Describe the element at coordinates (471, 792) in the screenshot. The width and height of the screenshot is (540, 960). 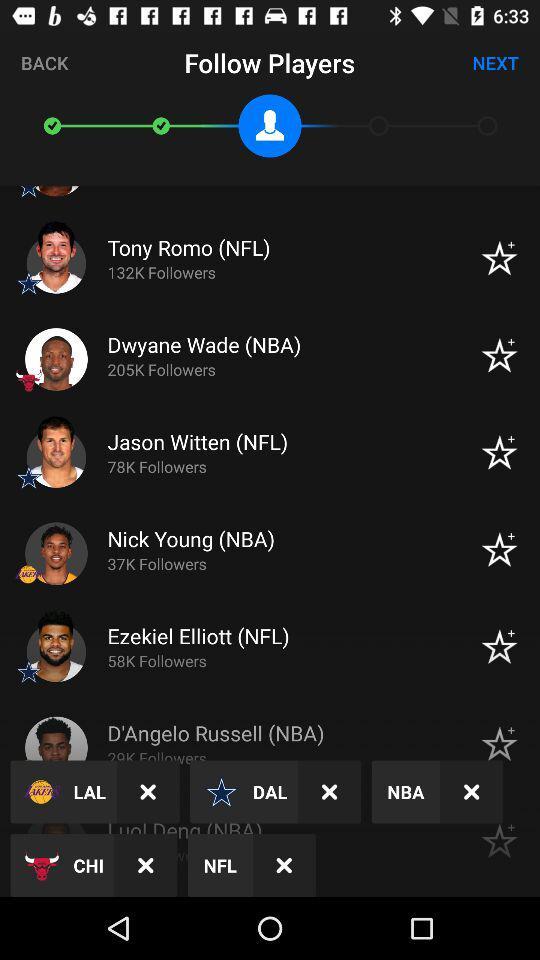
I see `the wrong mark beside nba` at that location.